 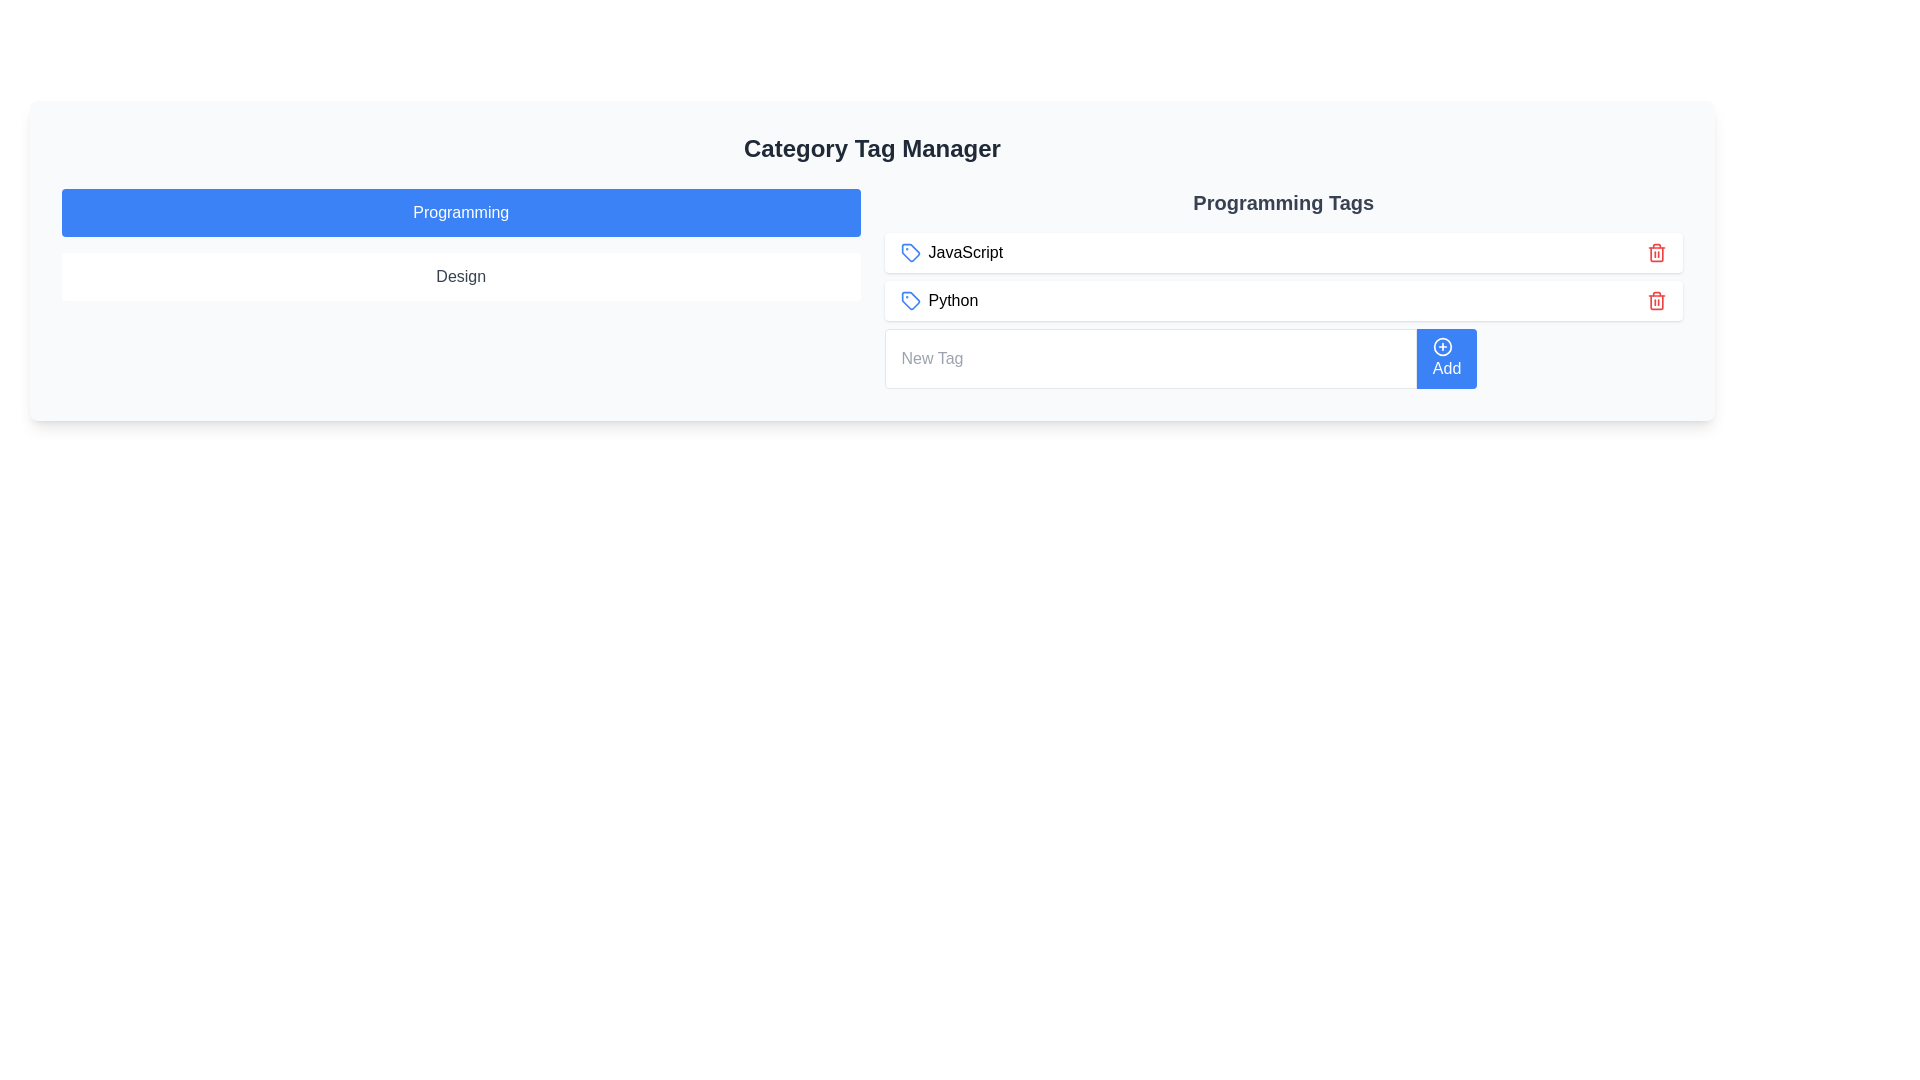 I want to click on the delete button located at the far right side of the row containing the 'JavaScript' tag in the Programming Tags section, so click(x=1656, y=252).